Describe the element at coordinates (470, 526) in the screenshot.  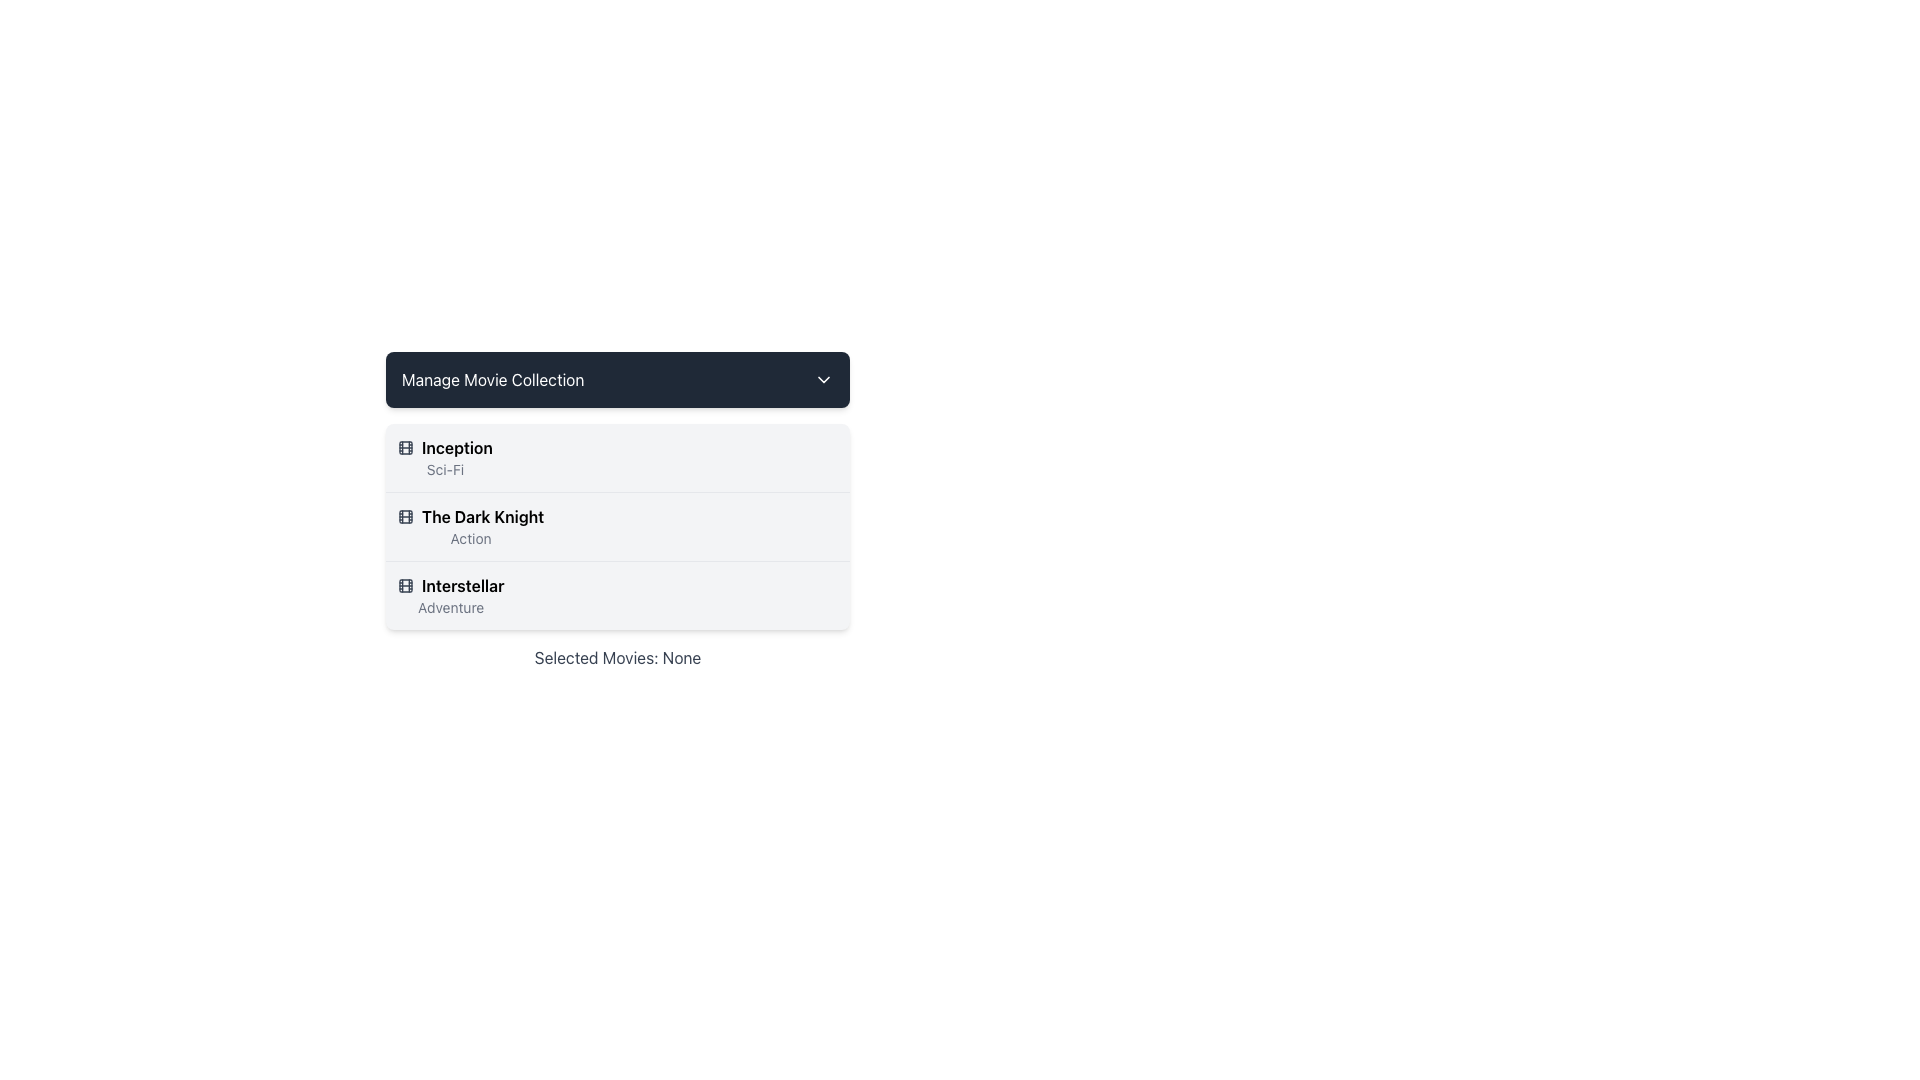
I see `to select the second movie entry in the 'Manage Movie Collection' pop-up, which represents a movie with its title and genre` at that location.